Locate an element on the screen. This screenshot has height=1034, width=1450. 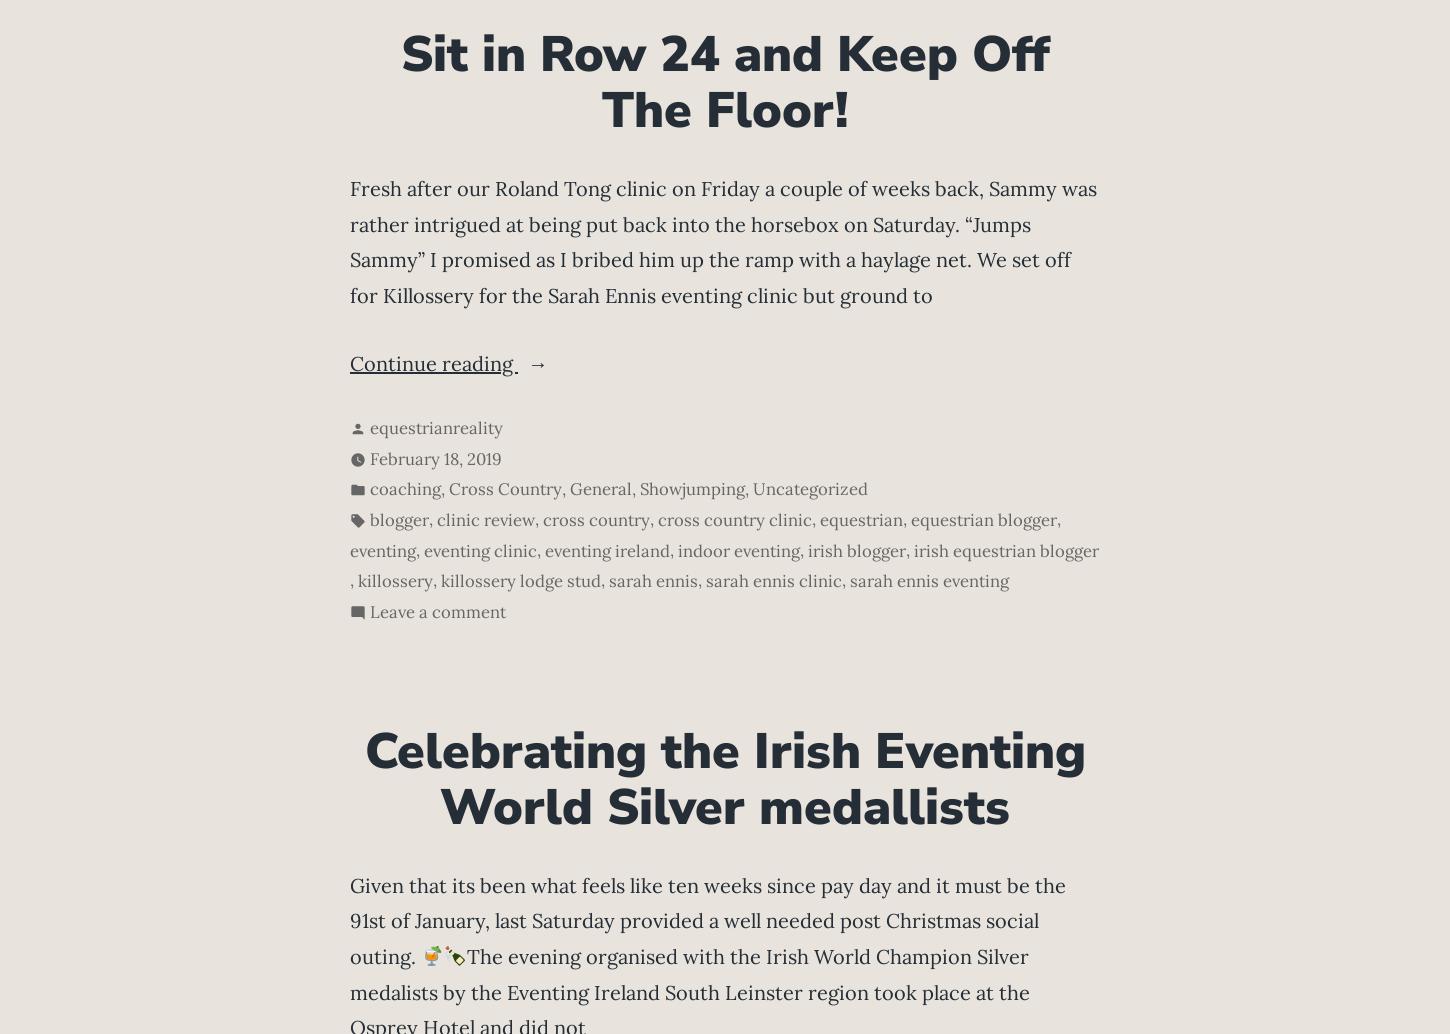
'irish blogger' is located at coordinates (855, 549).